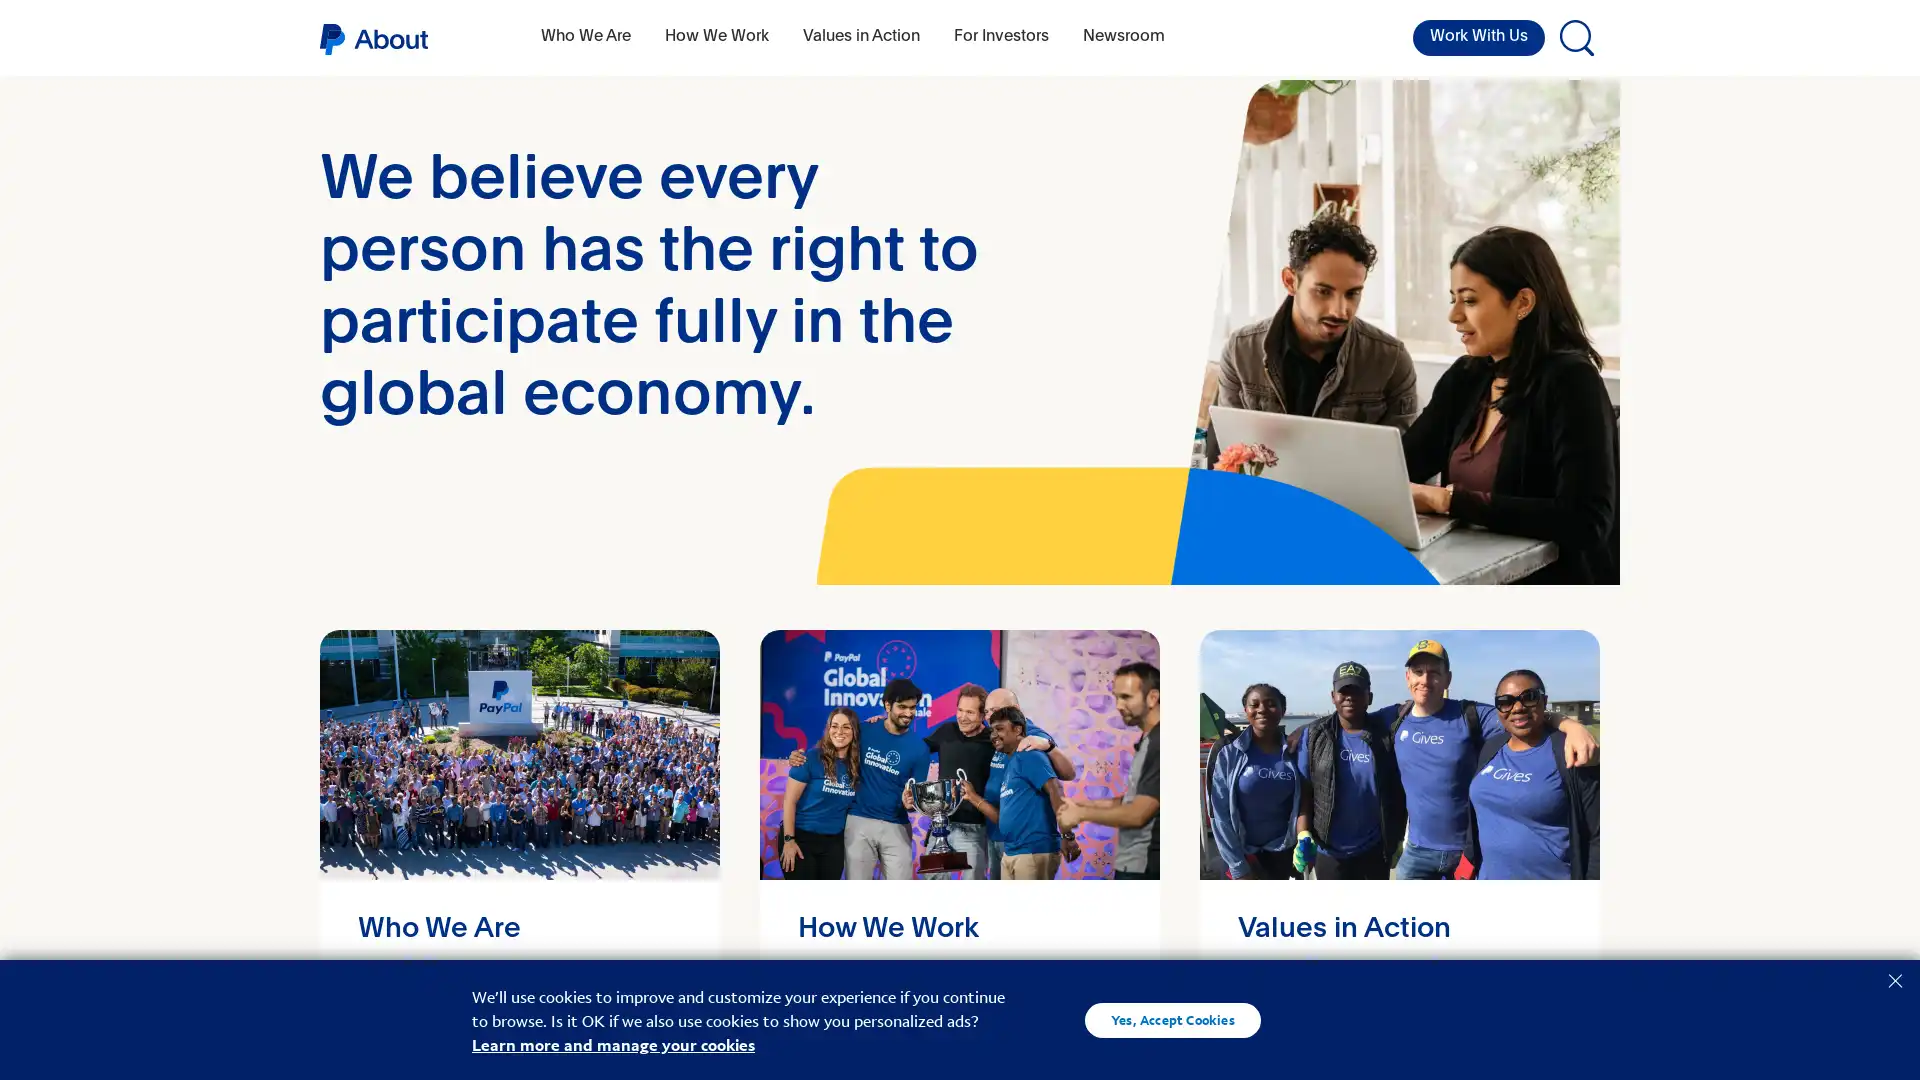 The height and width of the screenshot is (1080, 1920). I want to click on close disclaimer, so click(1894, 978).